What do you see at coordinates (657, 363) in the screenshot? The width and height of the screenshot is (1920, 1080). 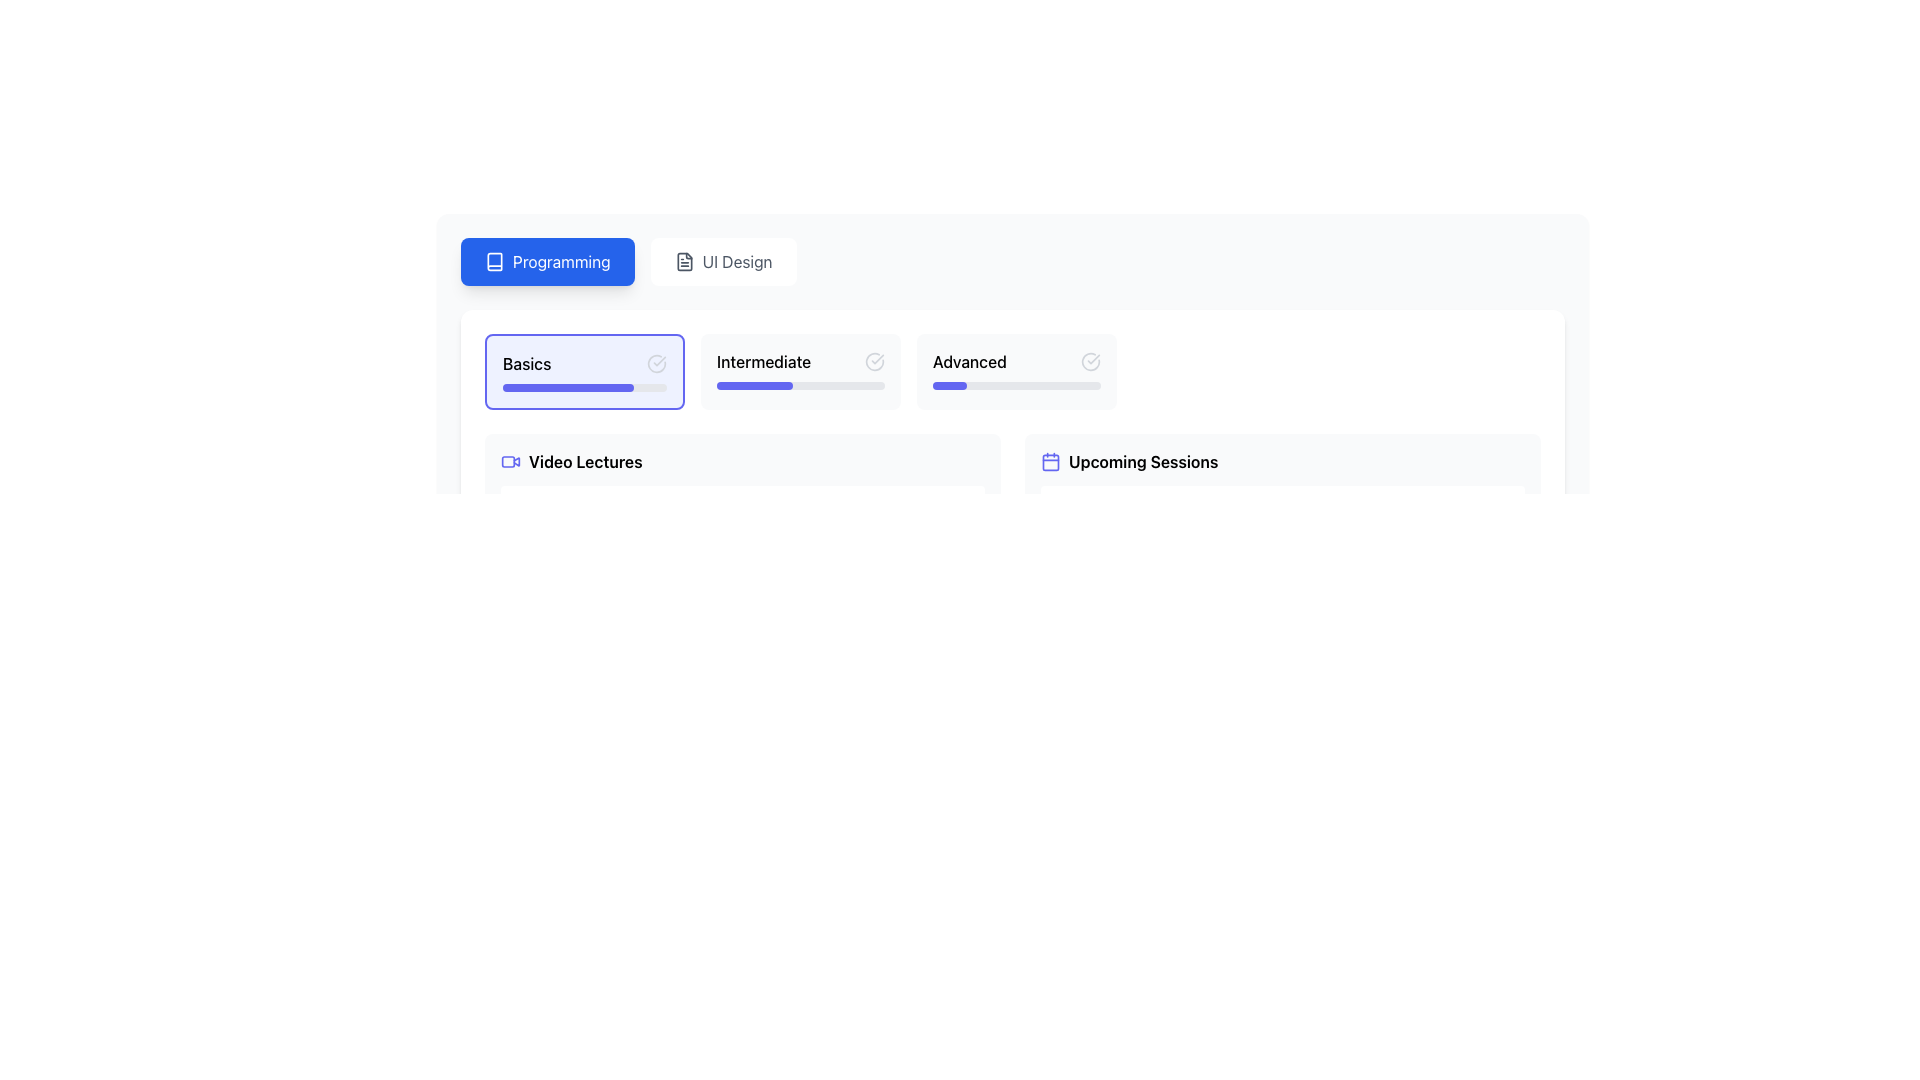 I see `the status of the circular icon with a checkmark inside it, located to the right of the 'Basics' label` at bounding box center [657, 363].